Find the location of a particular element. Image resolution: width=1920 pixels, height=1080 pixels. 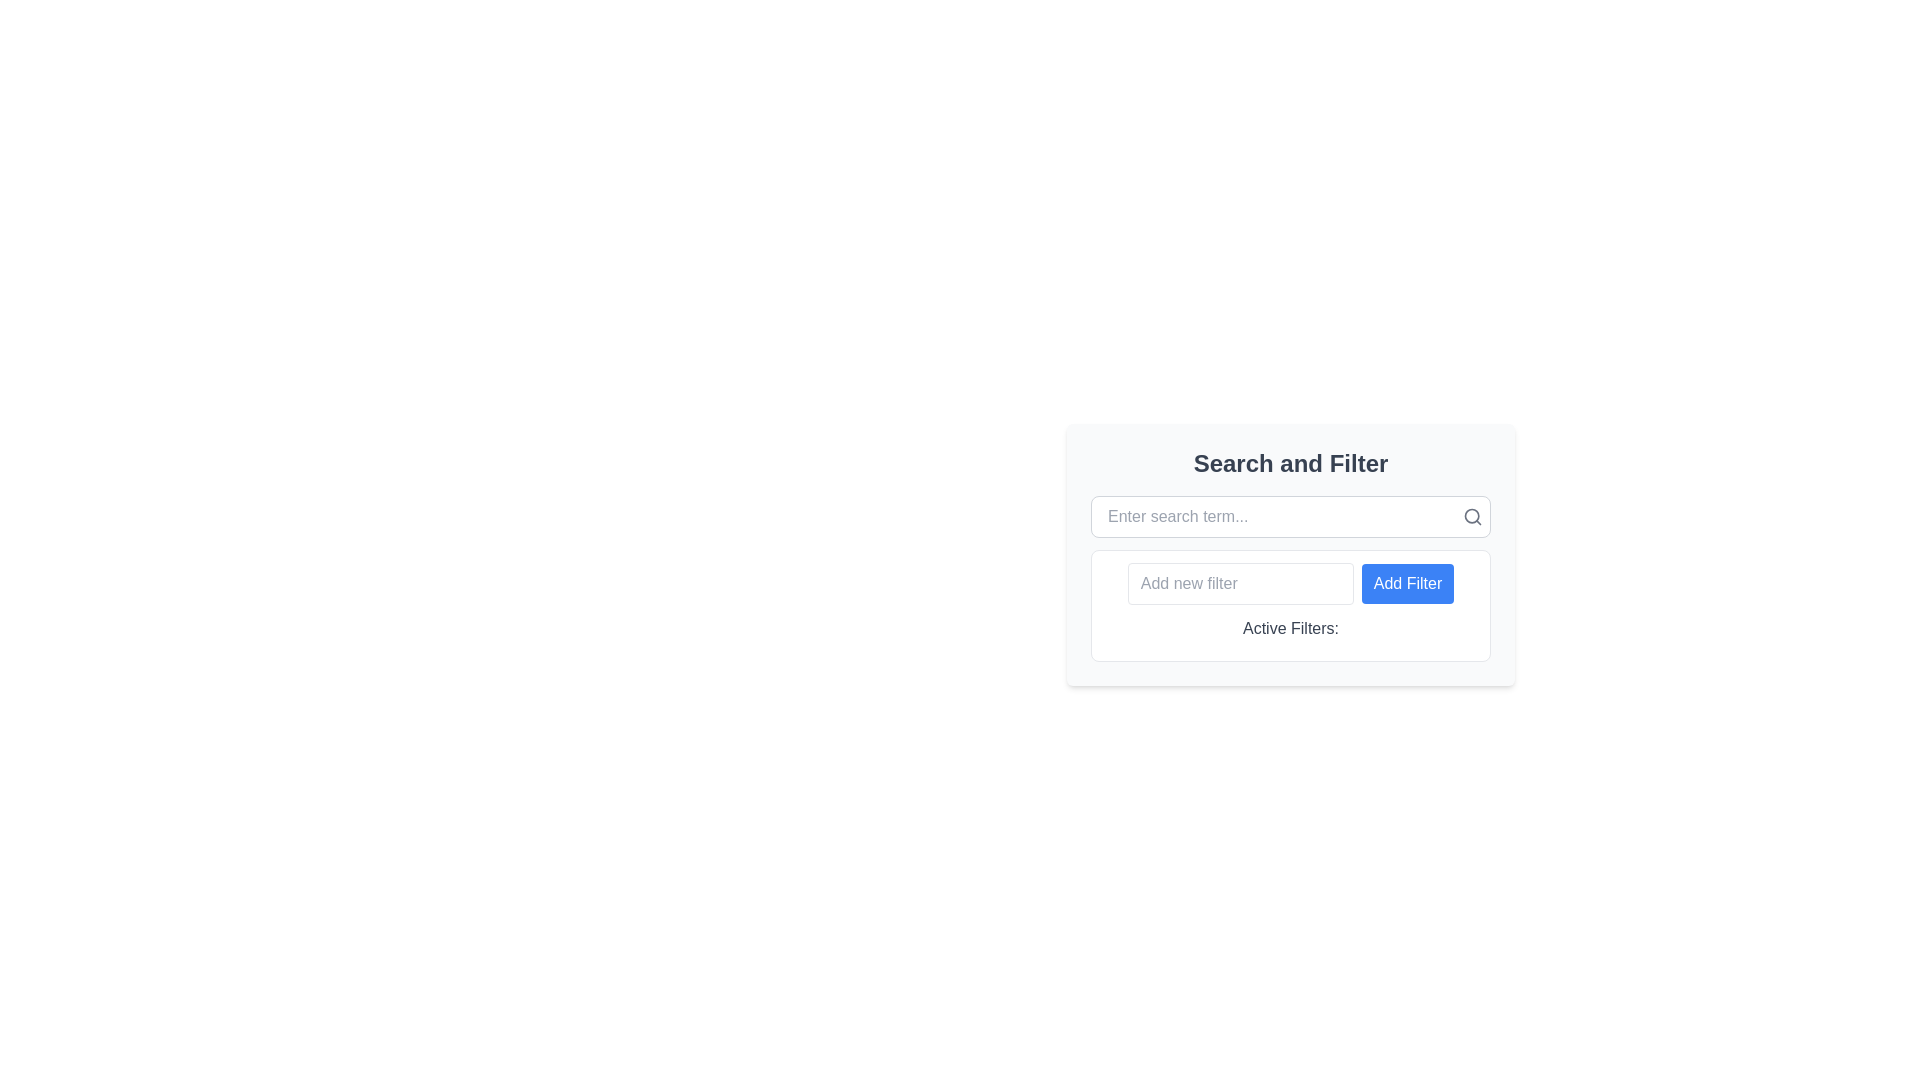

the Text label indicating the section for active filters, located beneath the 'Add Filter' button is located at coordinates (1291, 627).